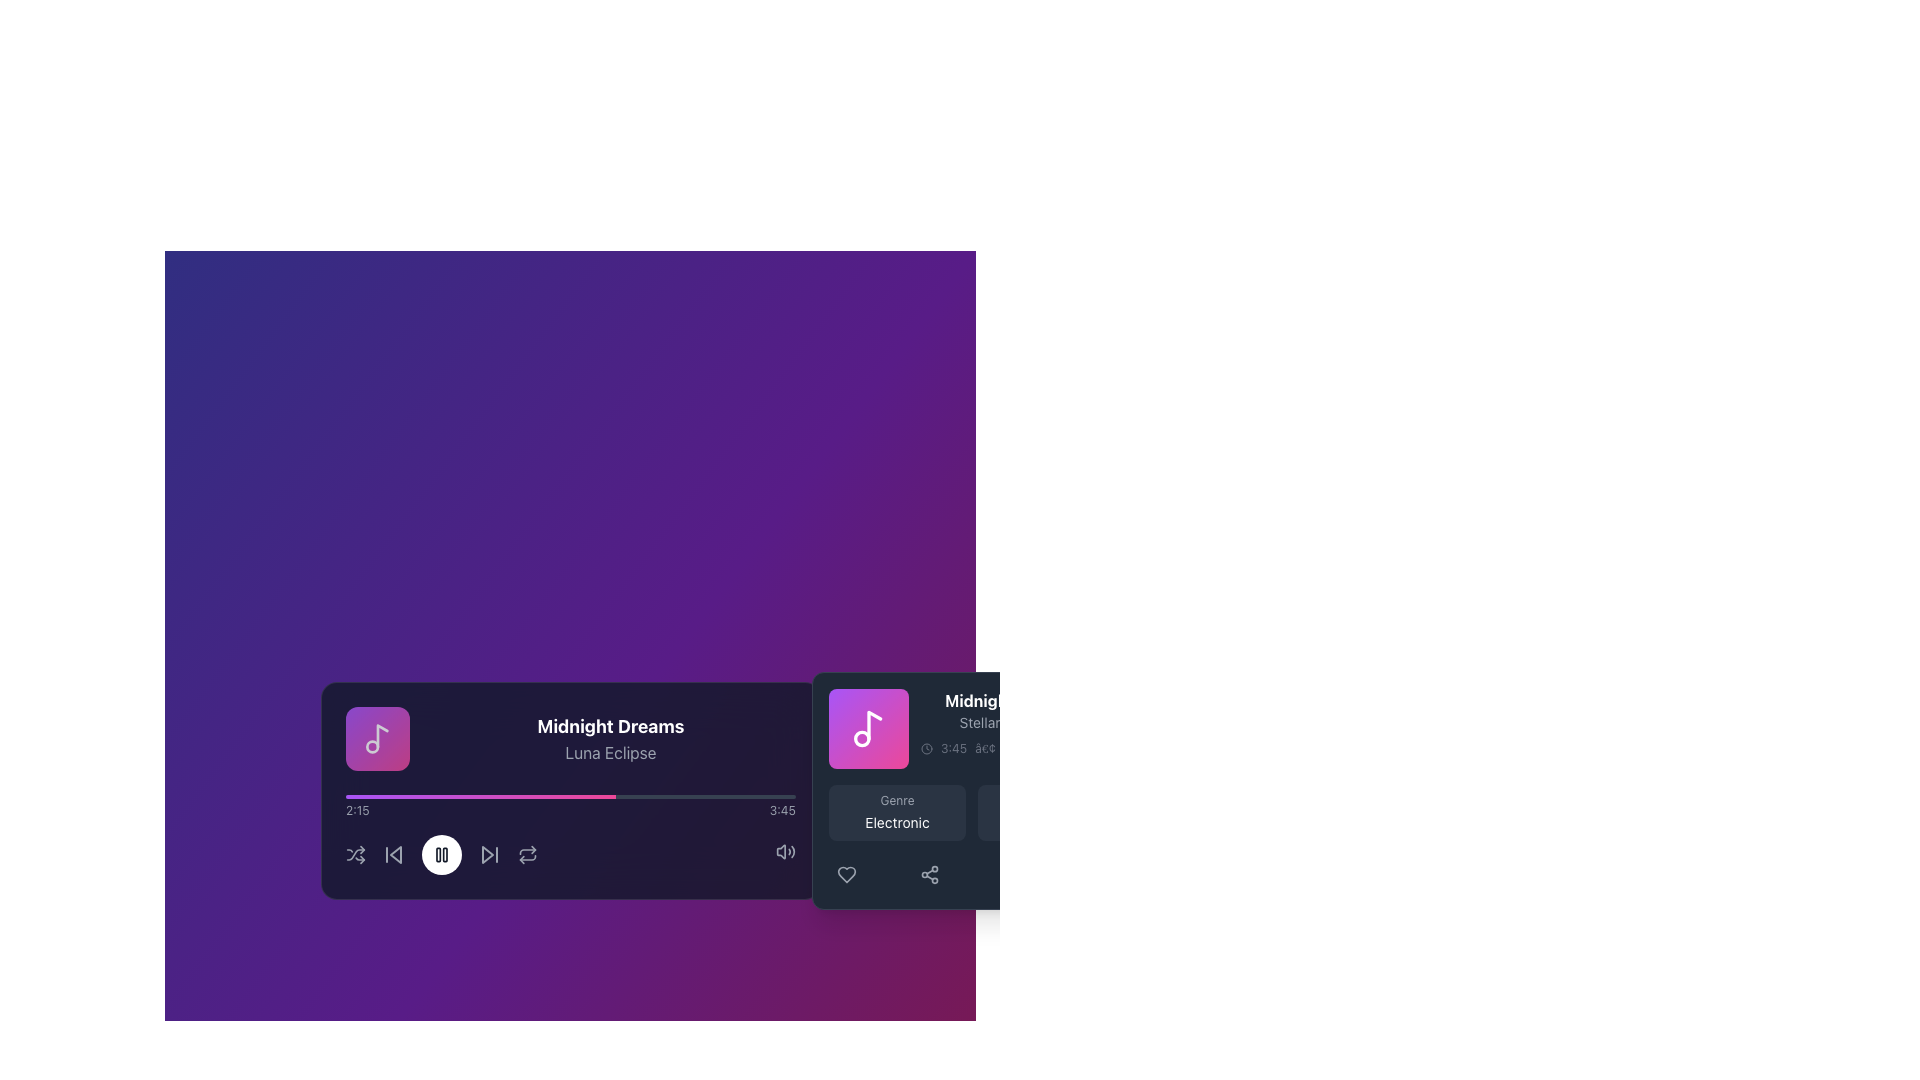  What do you see at coordinates (527, 855) in the screenshot?
I see `the repeat button, which is a small circular arrow icon in the music control interface` at bounding box center [527, 855].